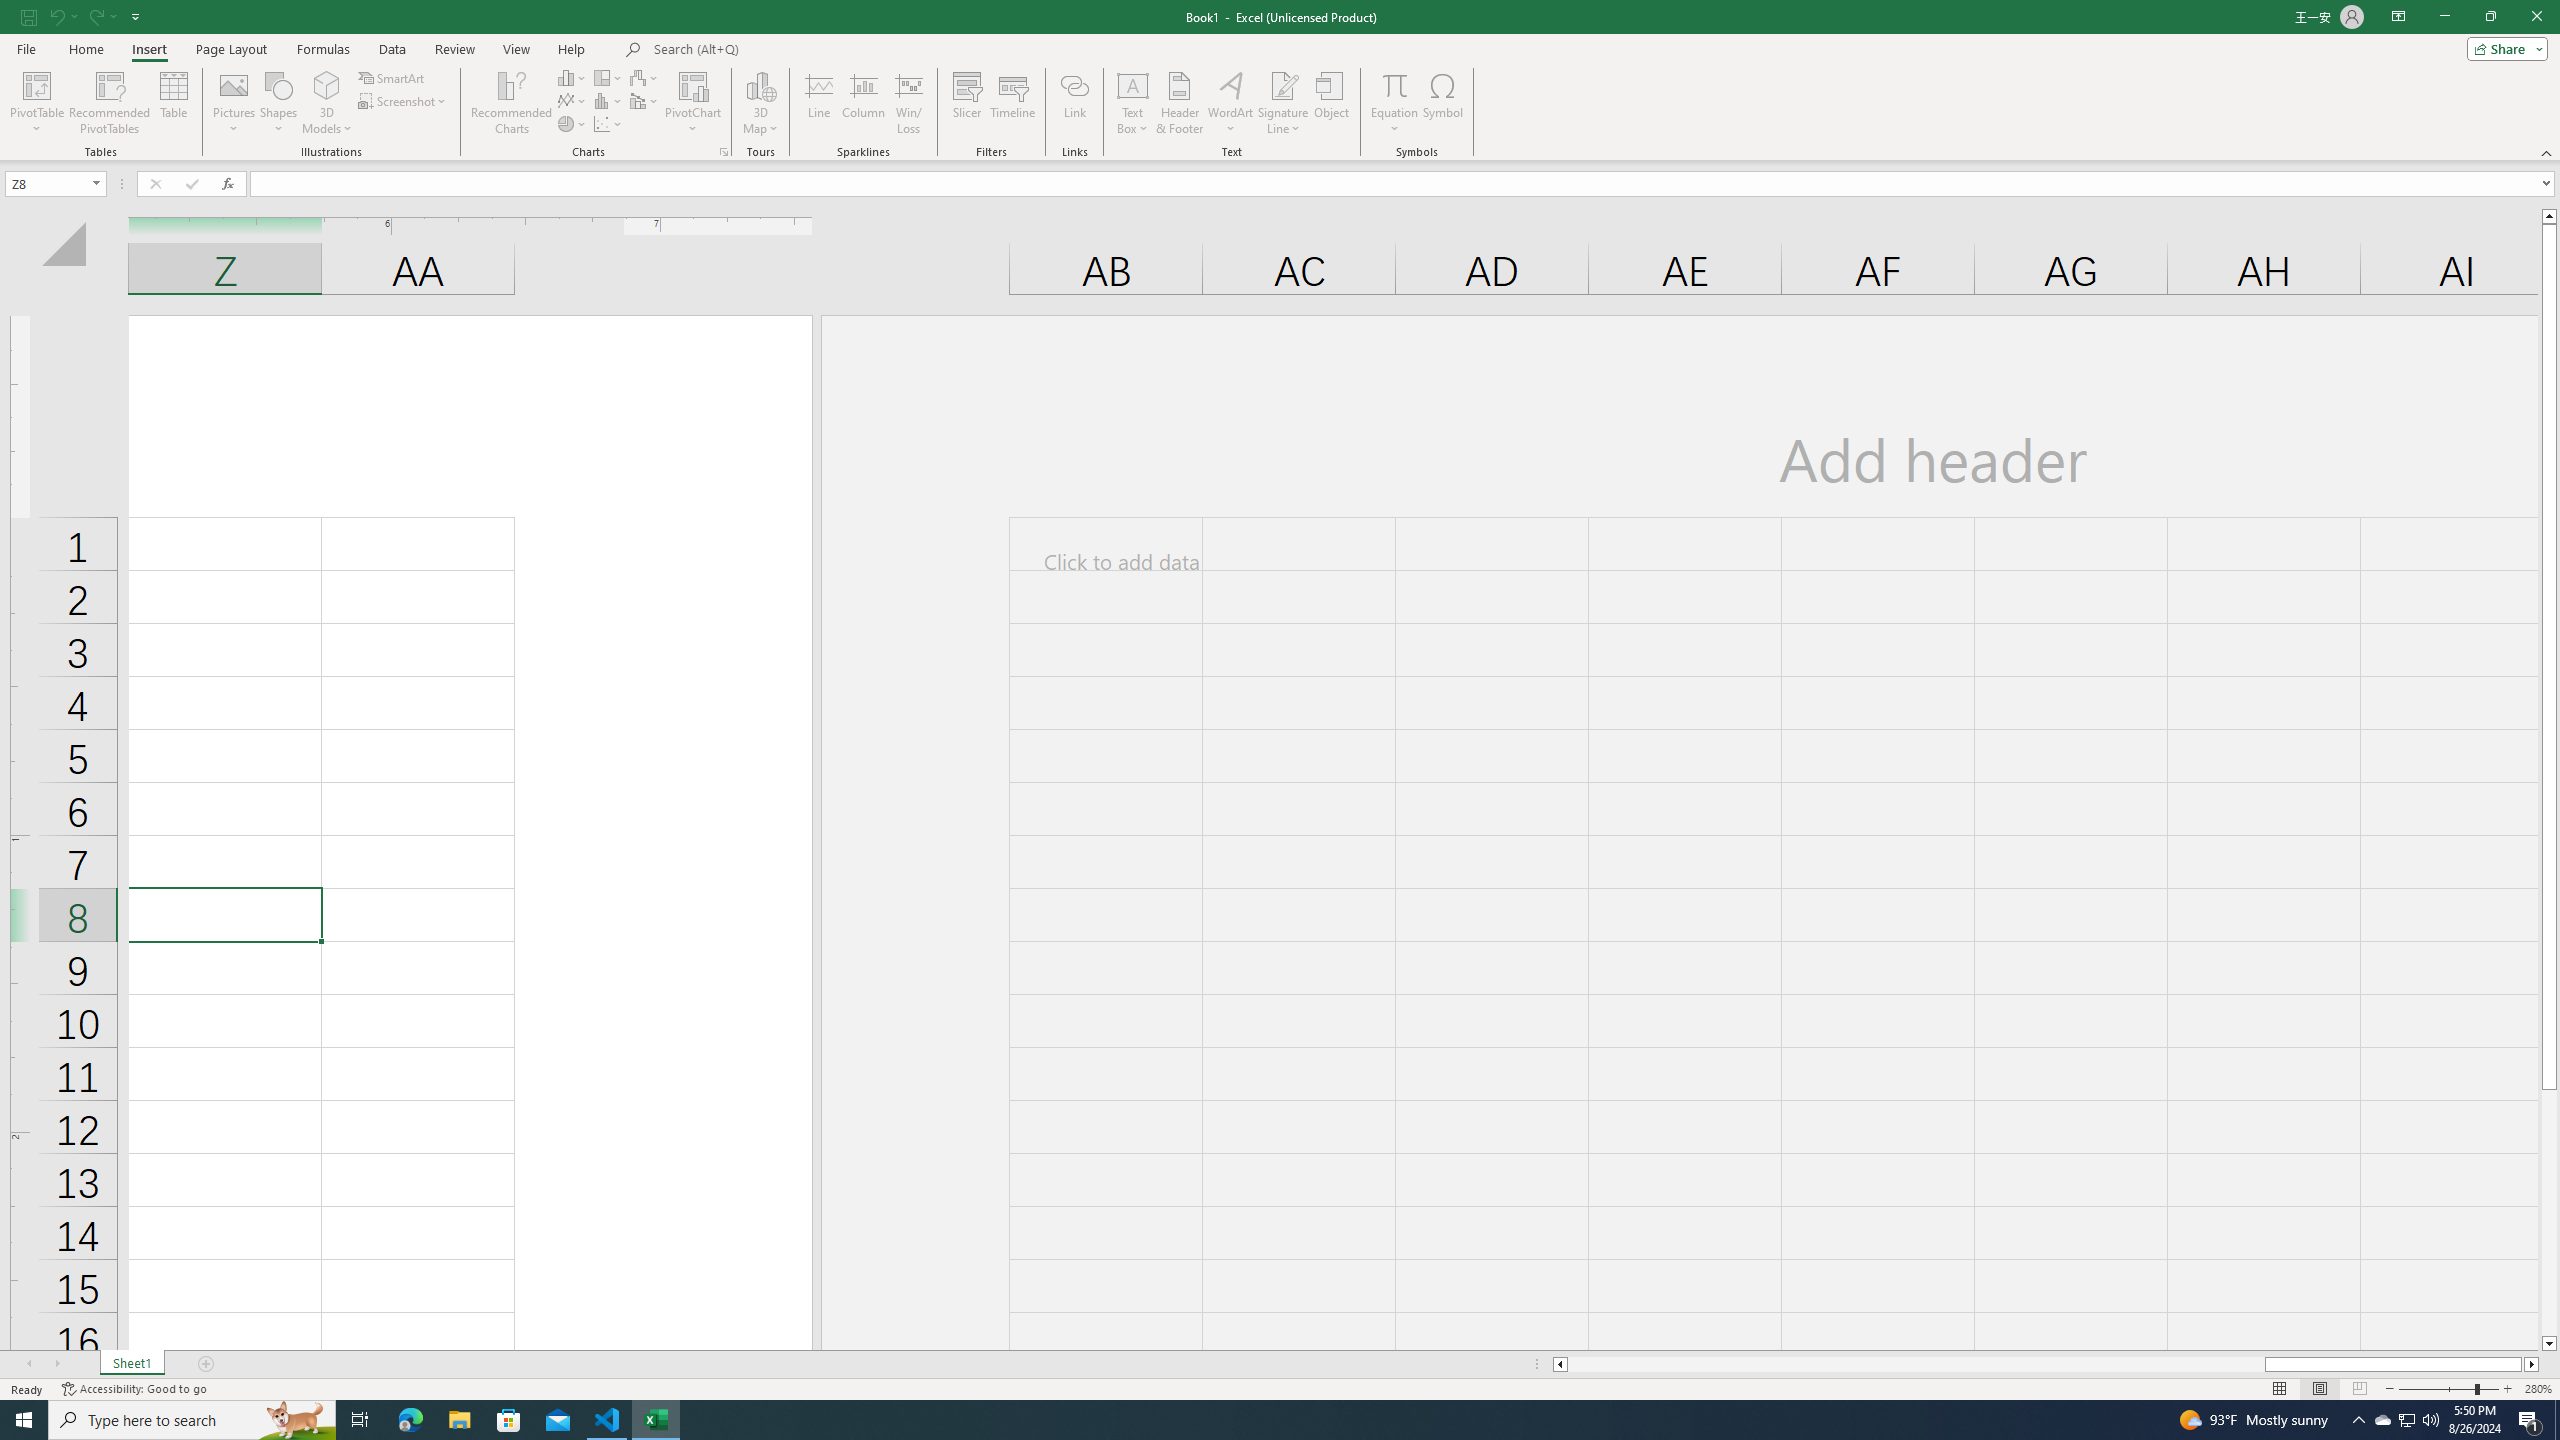 This screenshot has width=2560, height=1440. Describe the element at coordinates (759, 84) in the screenshot. I see `'3D Map'` at that location.